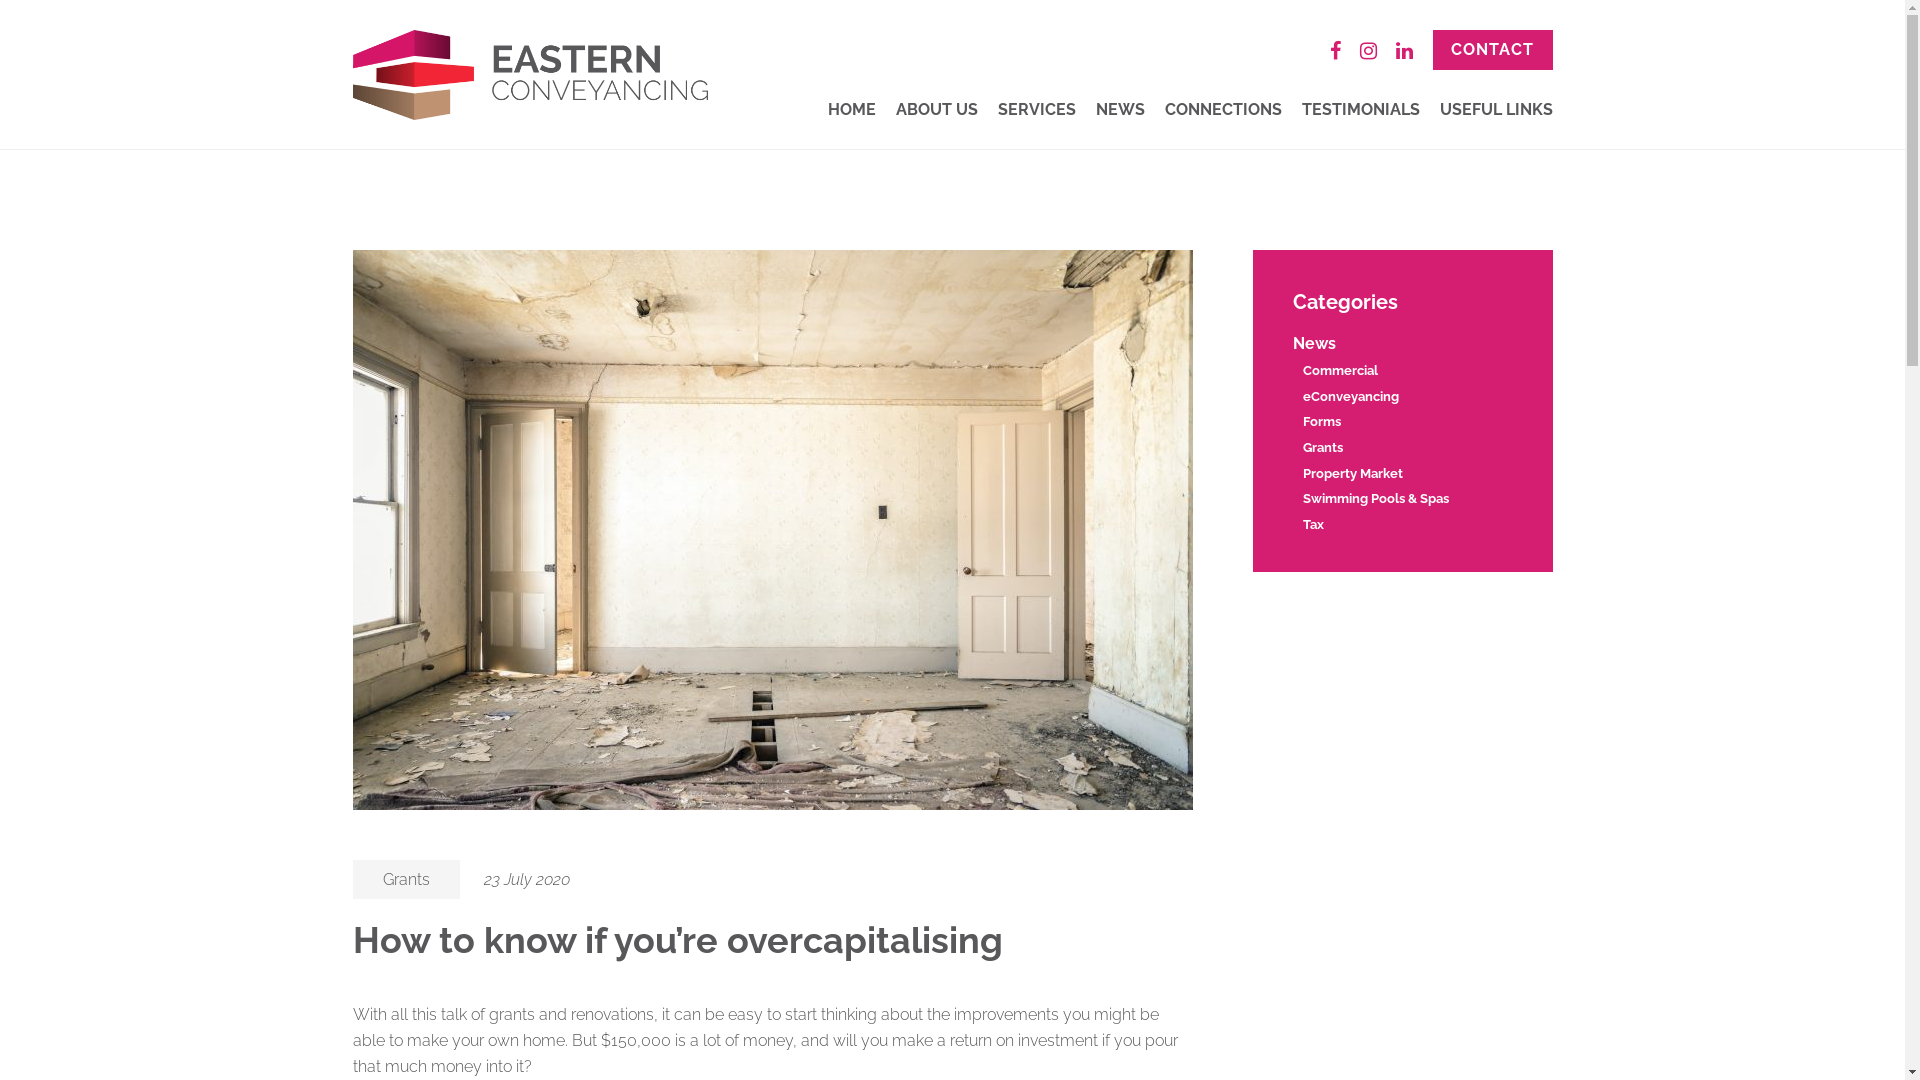 This screenshot has width=1920, height=1080. What do you see at coordinates (1492, 49) in the screenshot?
I see `'CONTACT'` at bounding box center [1492, 49].